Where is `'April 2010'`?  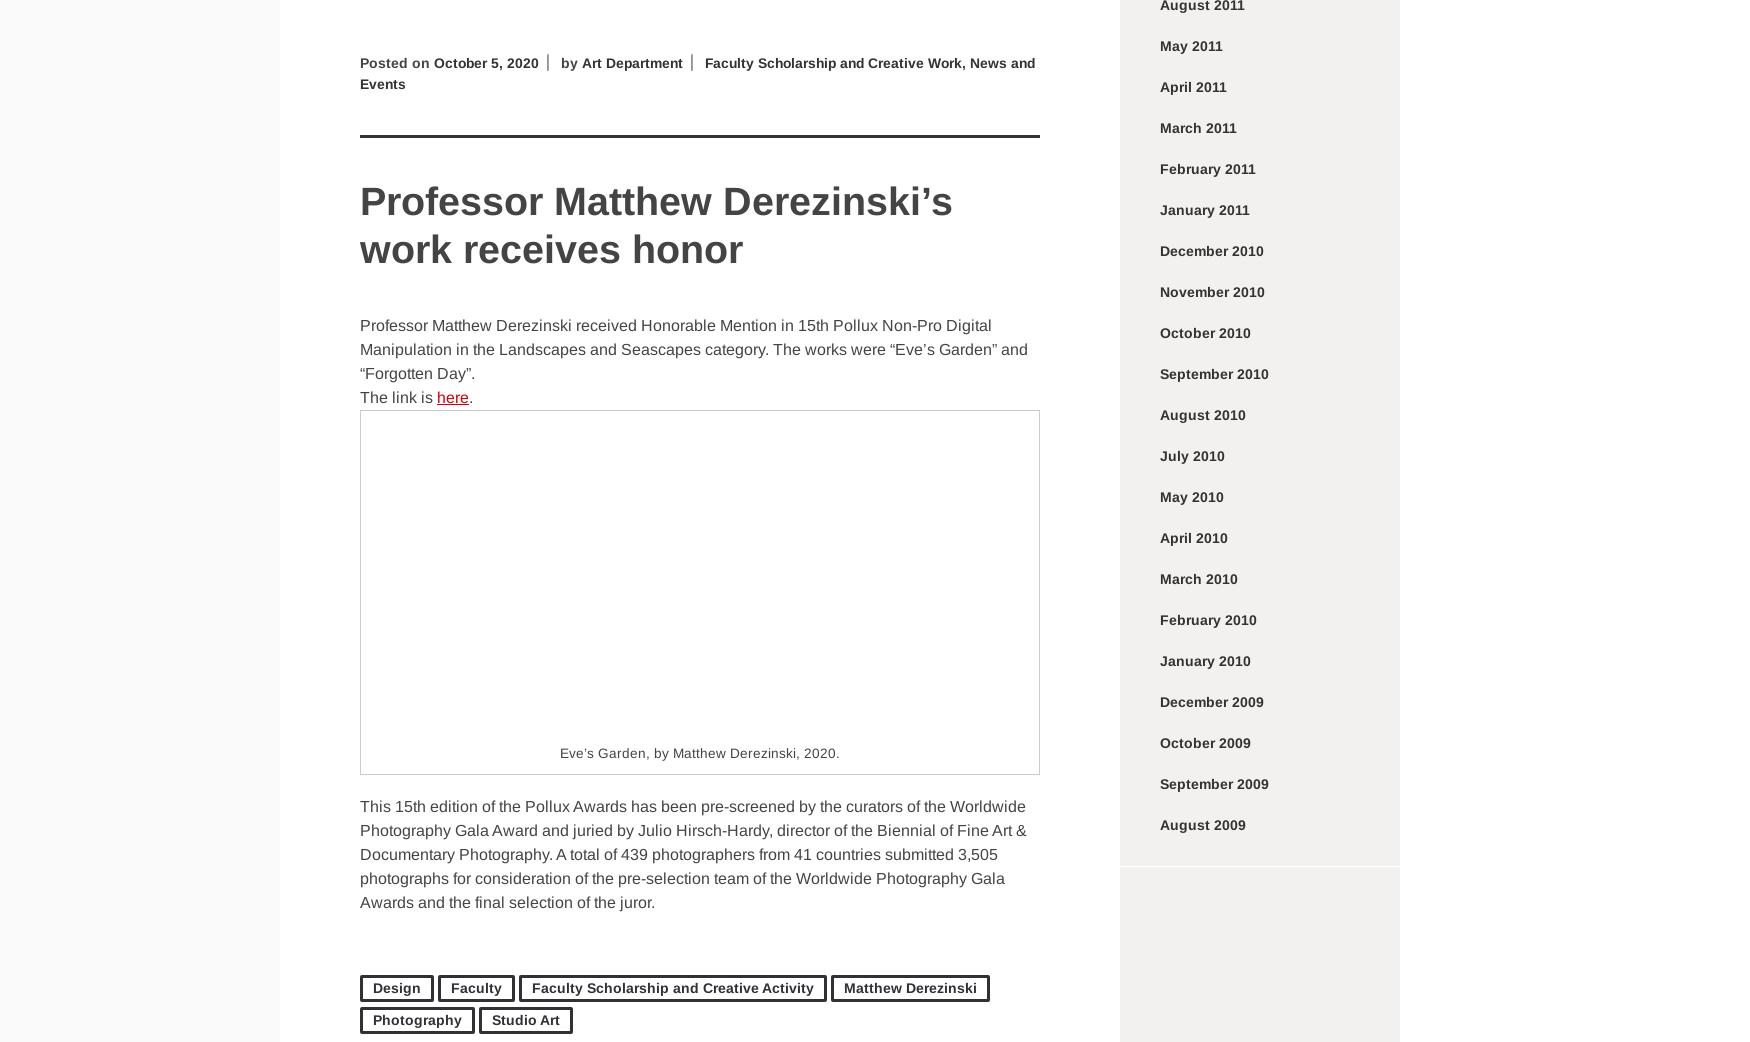 'April 2010' is located at coordinates (1194, 536).